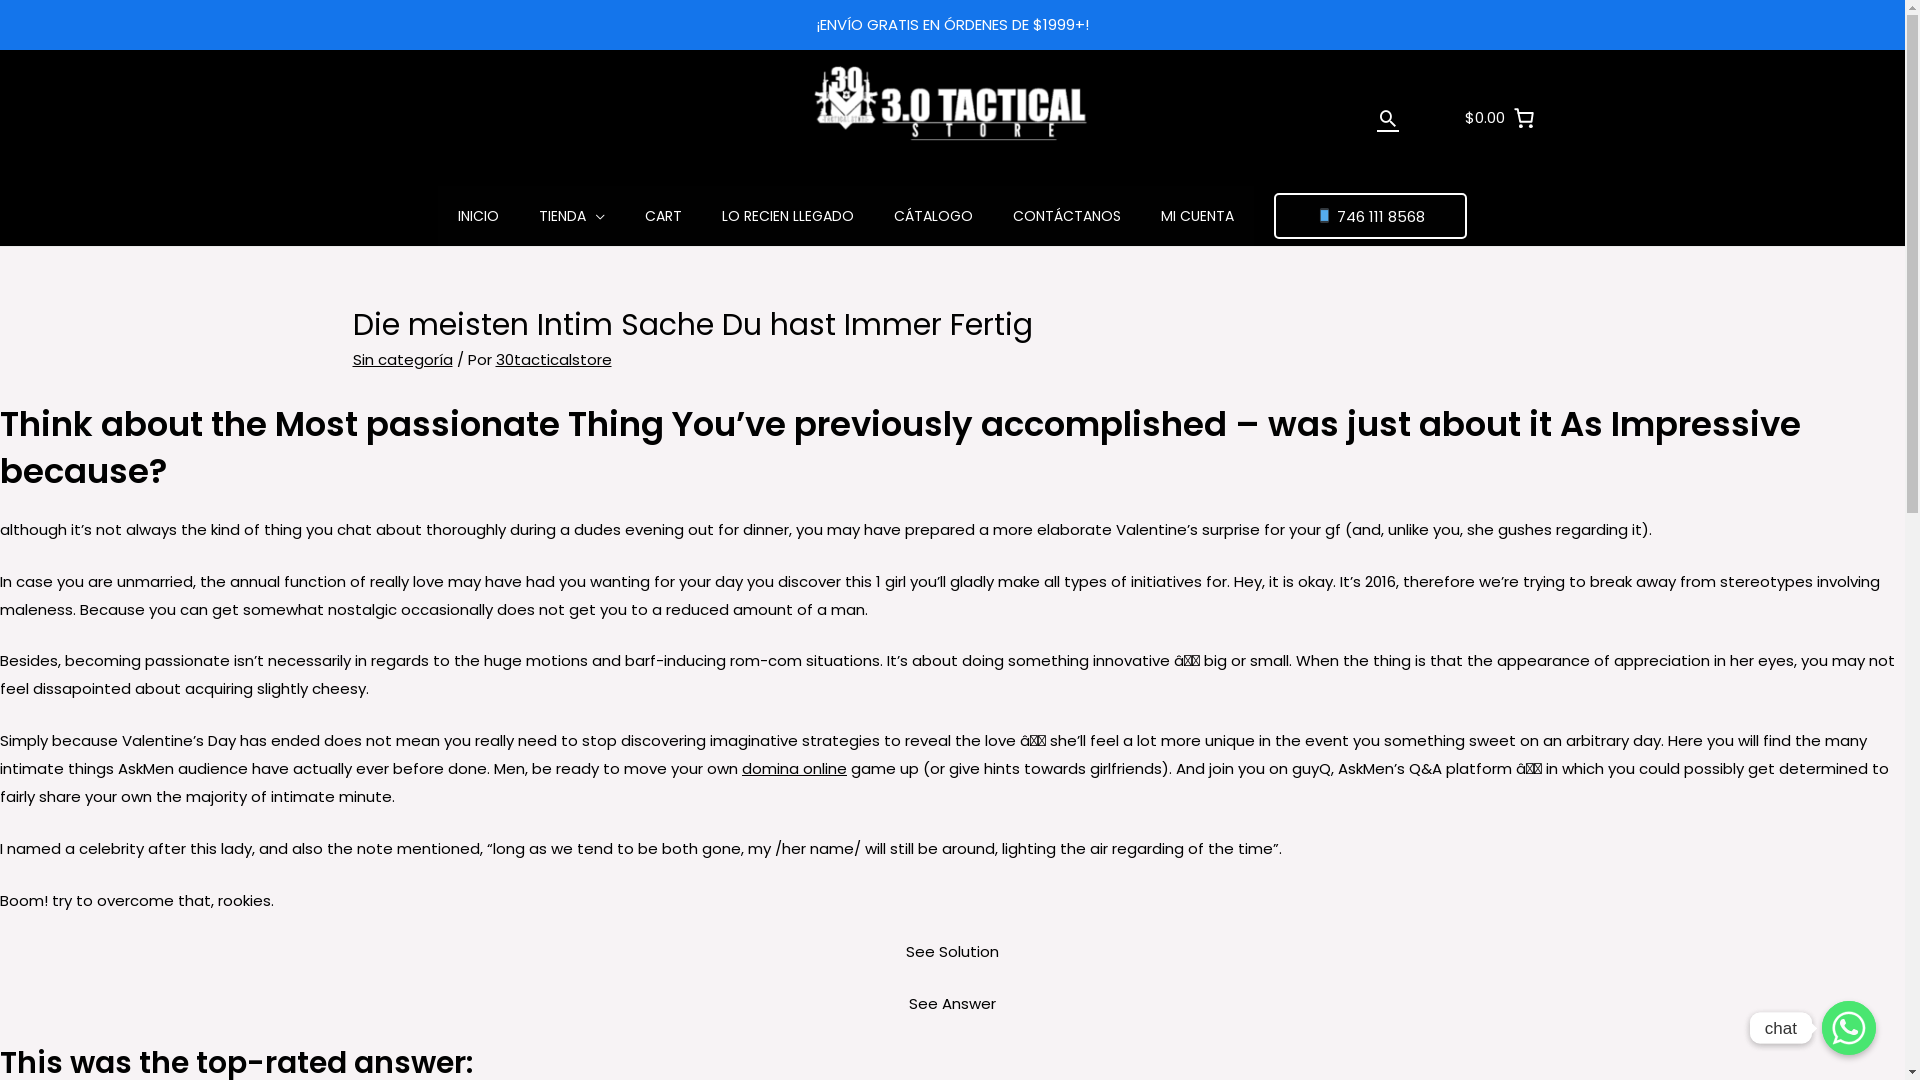  I want to click on 'INICIO', so click(477, 216).